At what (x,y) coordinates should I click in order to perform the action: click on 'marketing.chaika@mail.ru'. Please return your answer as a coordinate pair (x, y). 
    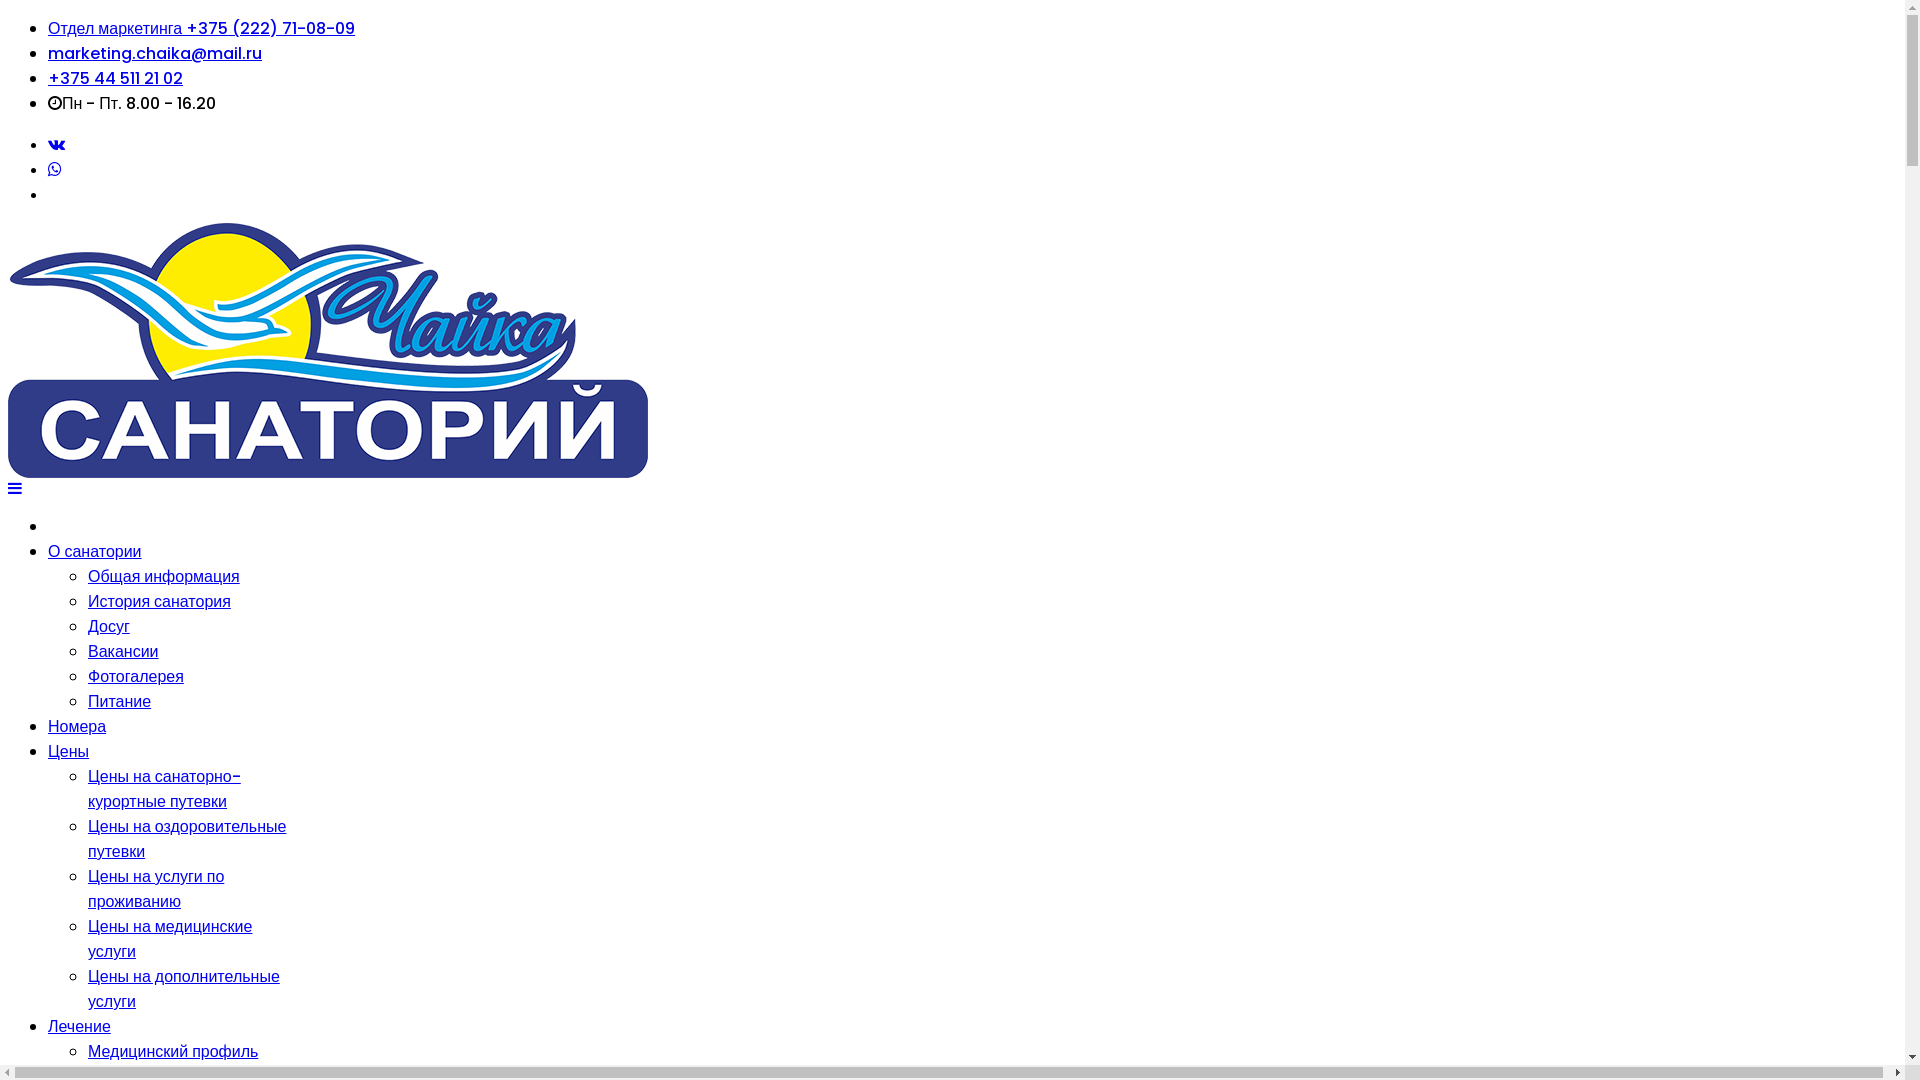
    Looking at the image, I should click on (153, 52).